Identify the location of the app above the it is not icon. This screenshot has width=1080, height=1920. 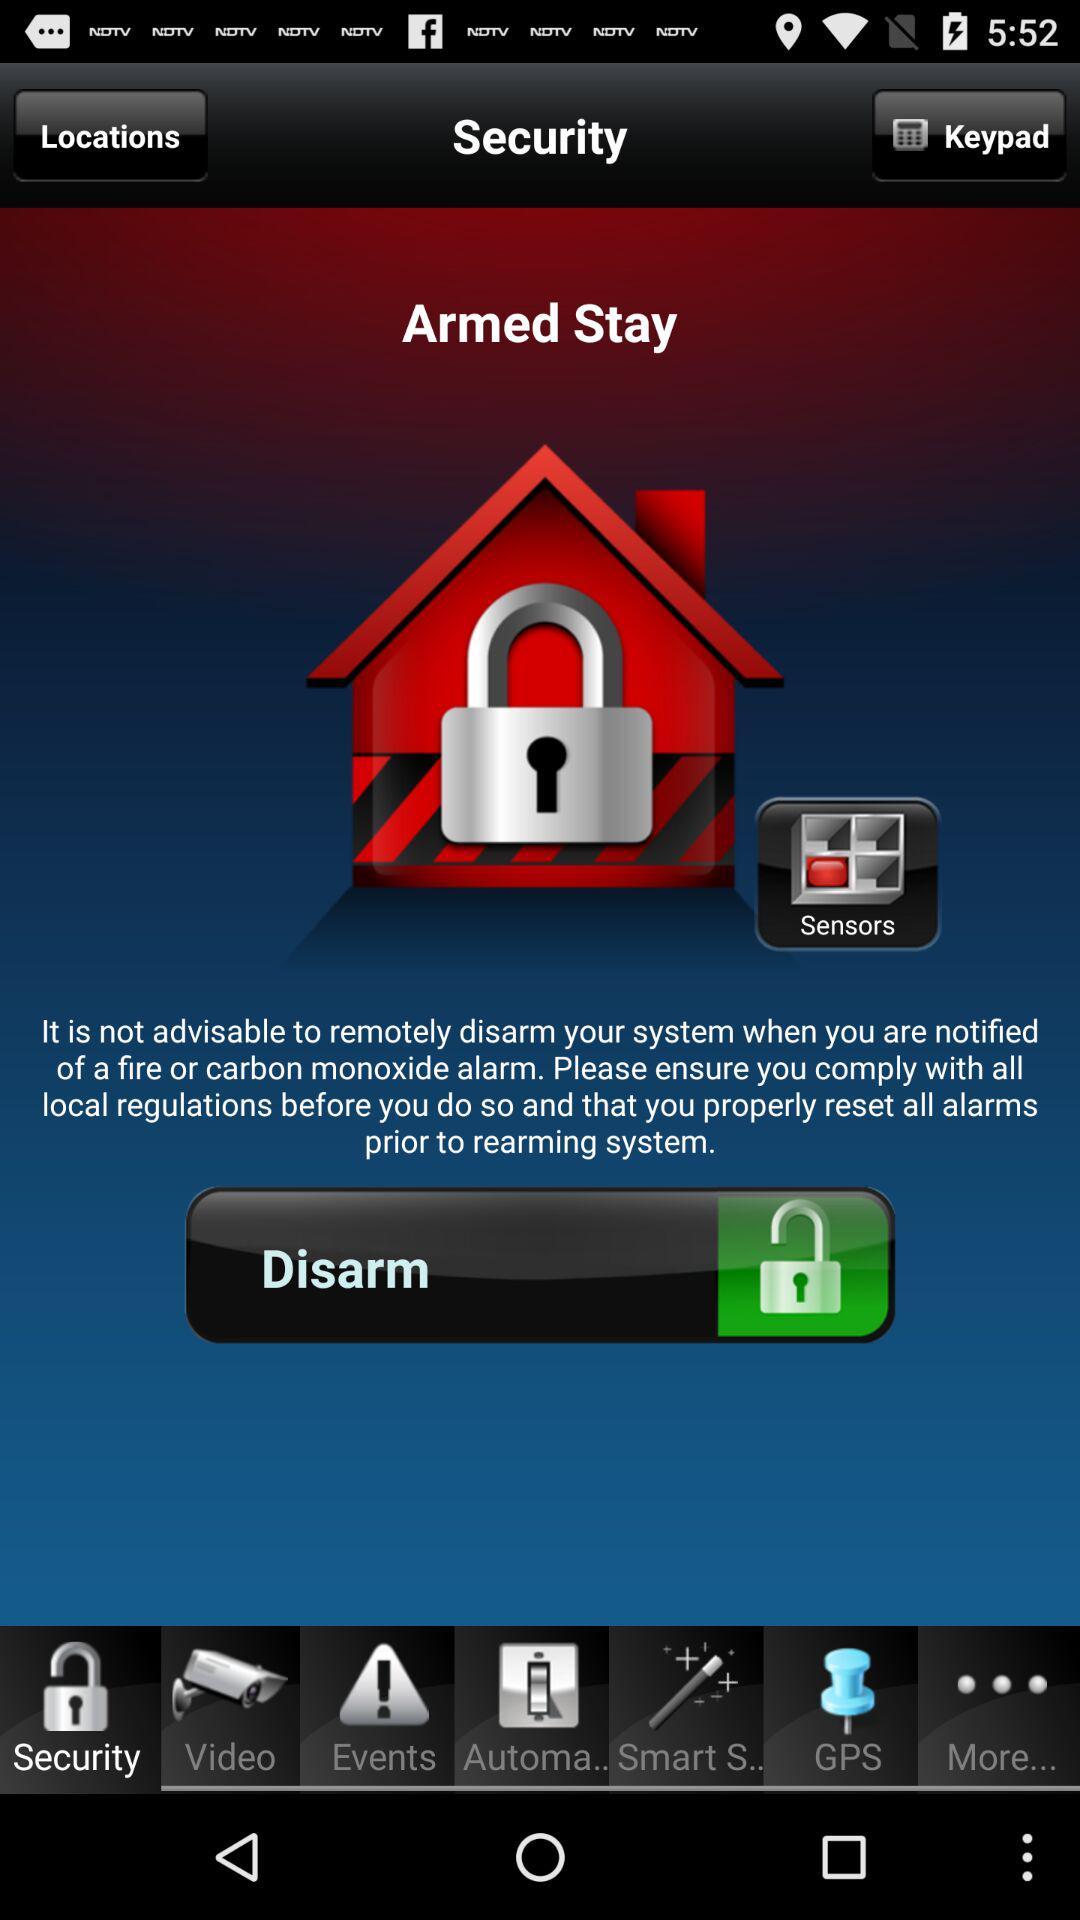
(847, 874).